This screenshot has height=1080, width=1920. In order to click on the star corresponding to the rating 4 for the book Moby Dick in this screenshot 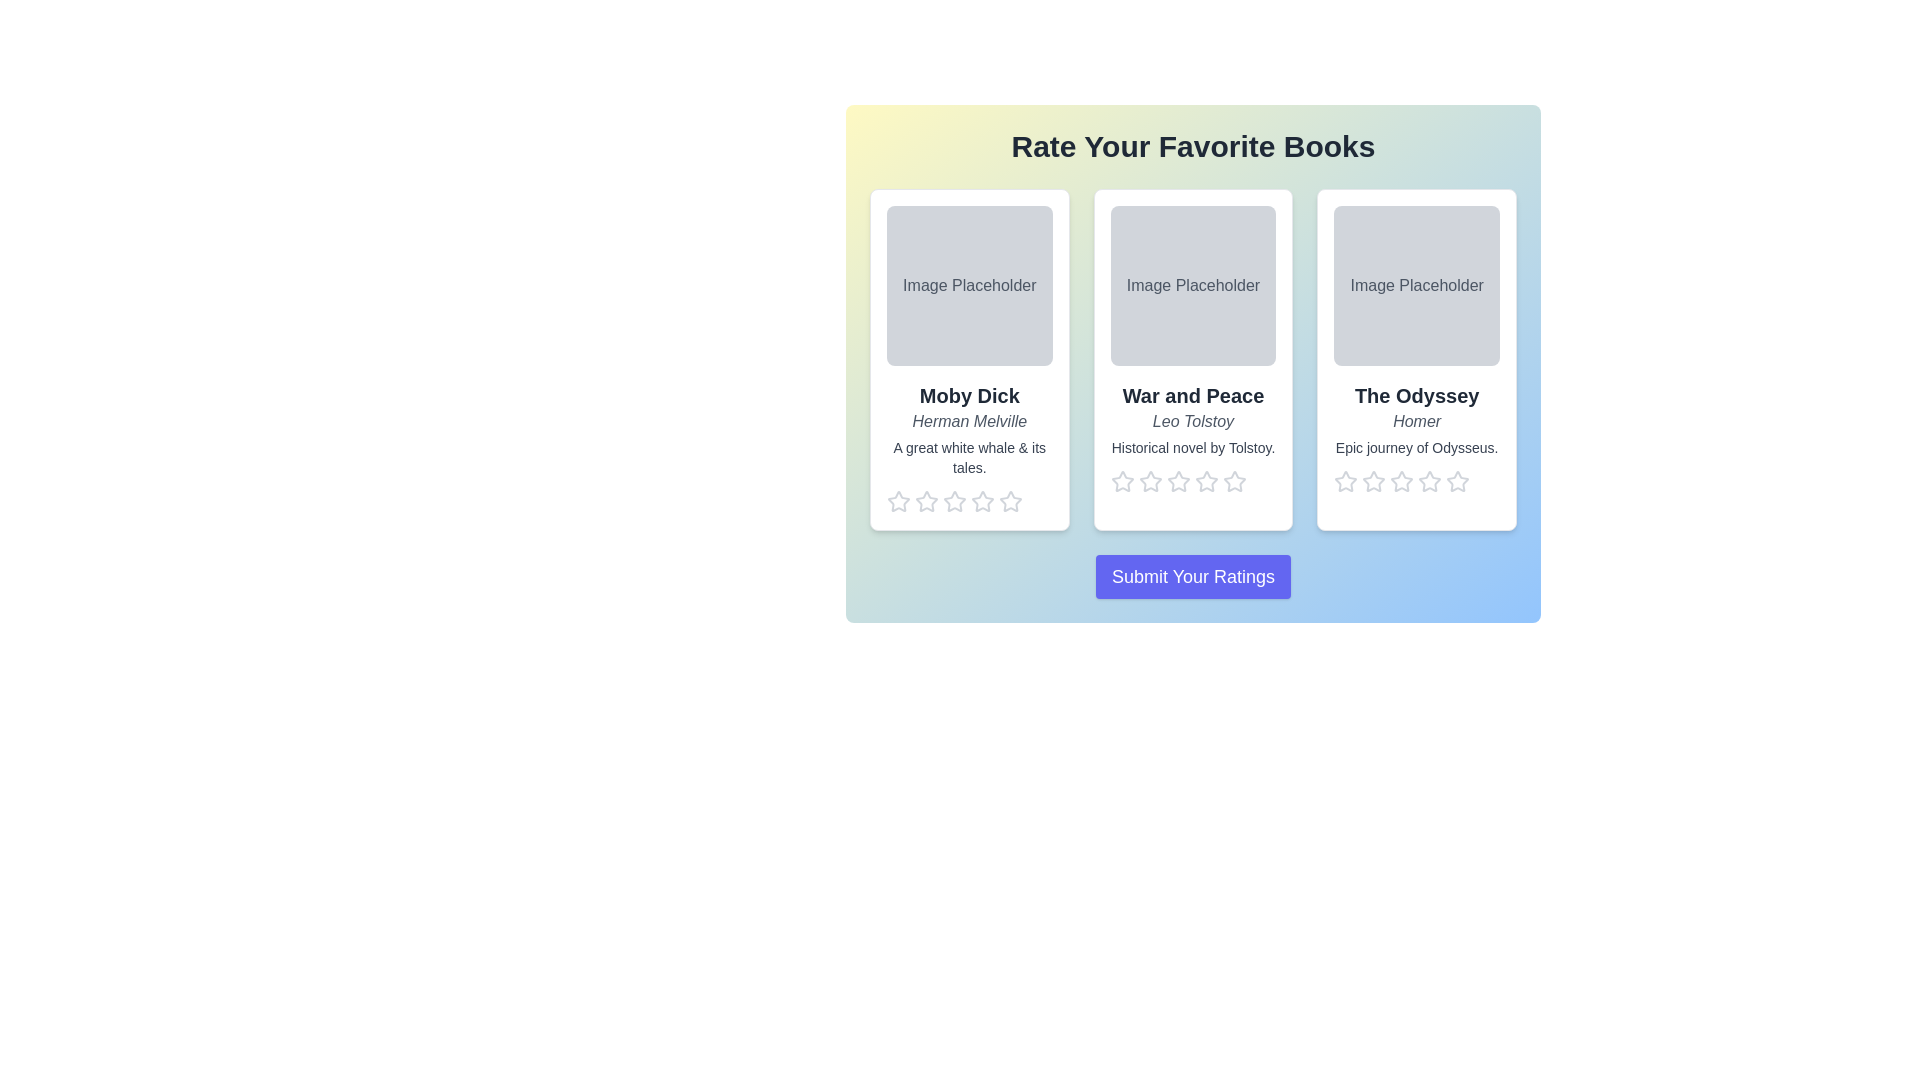, I will do `click(983, 500)`.